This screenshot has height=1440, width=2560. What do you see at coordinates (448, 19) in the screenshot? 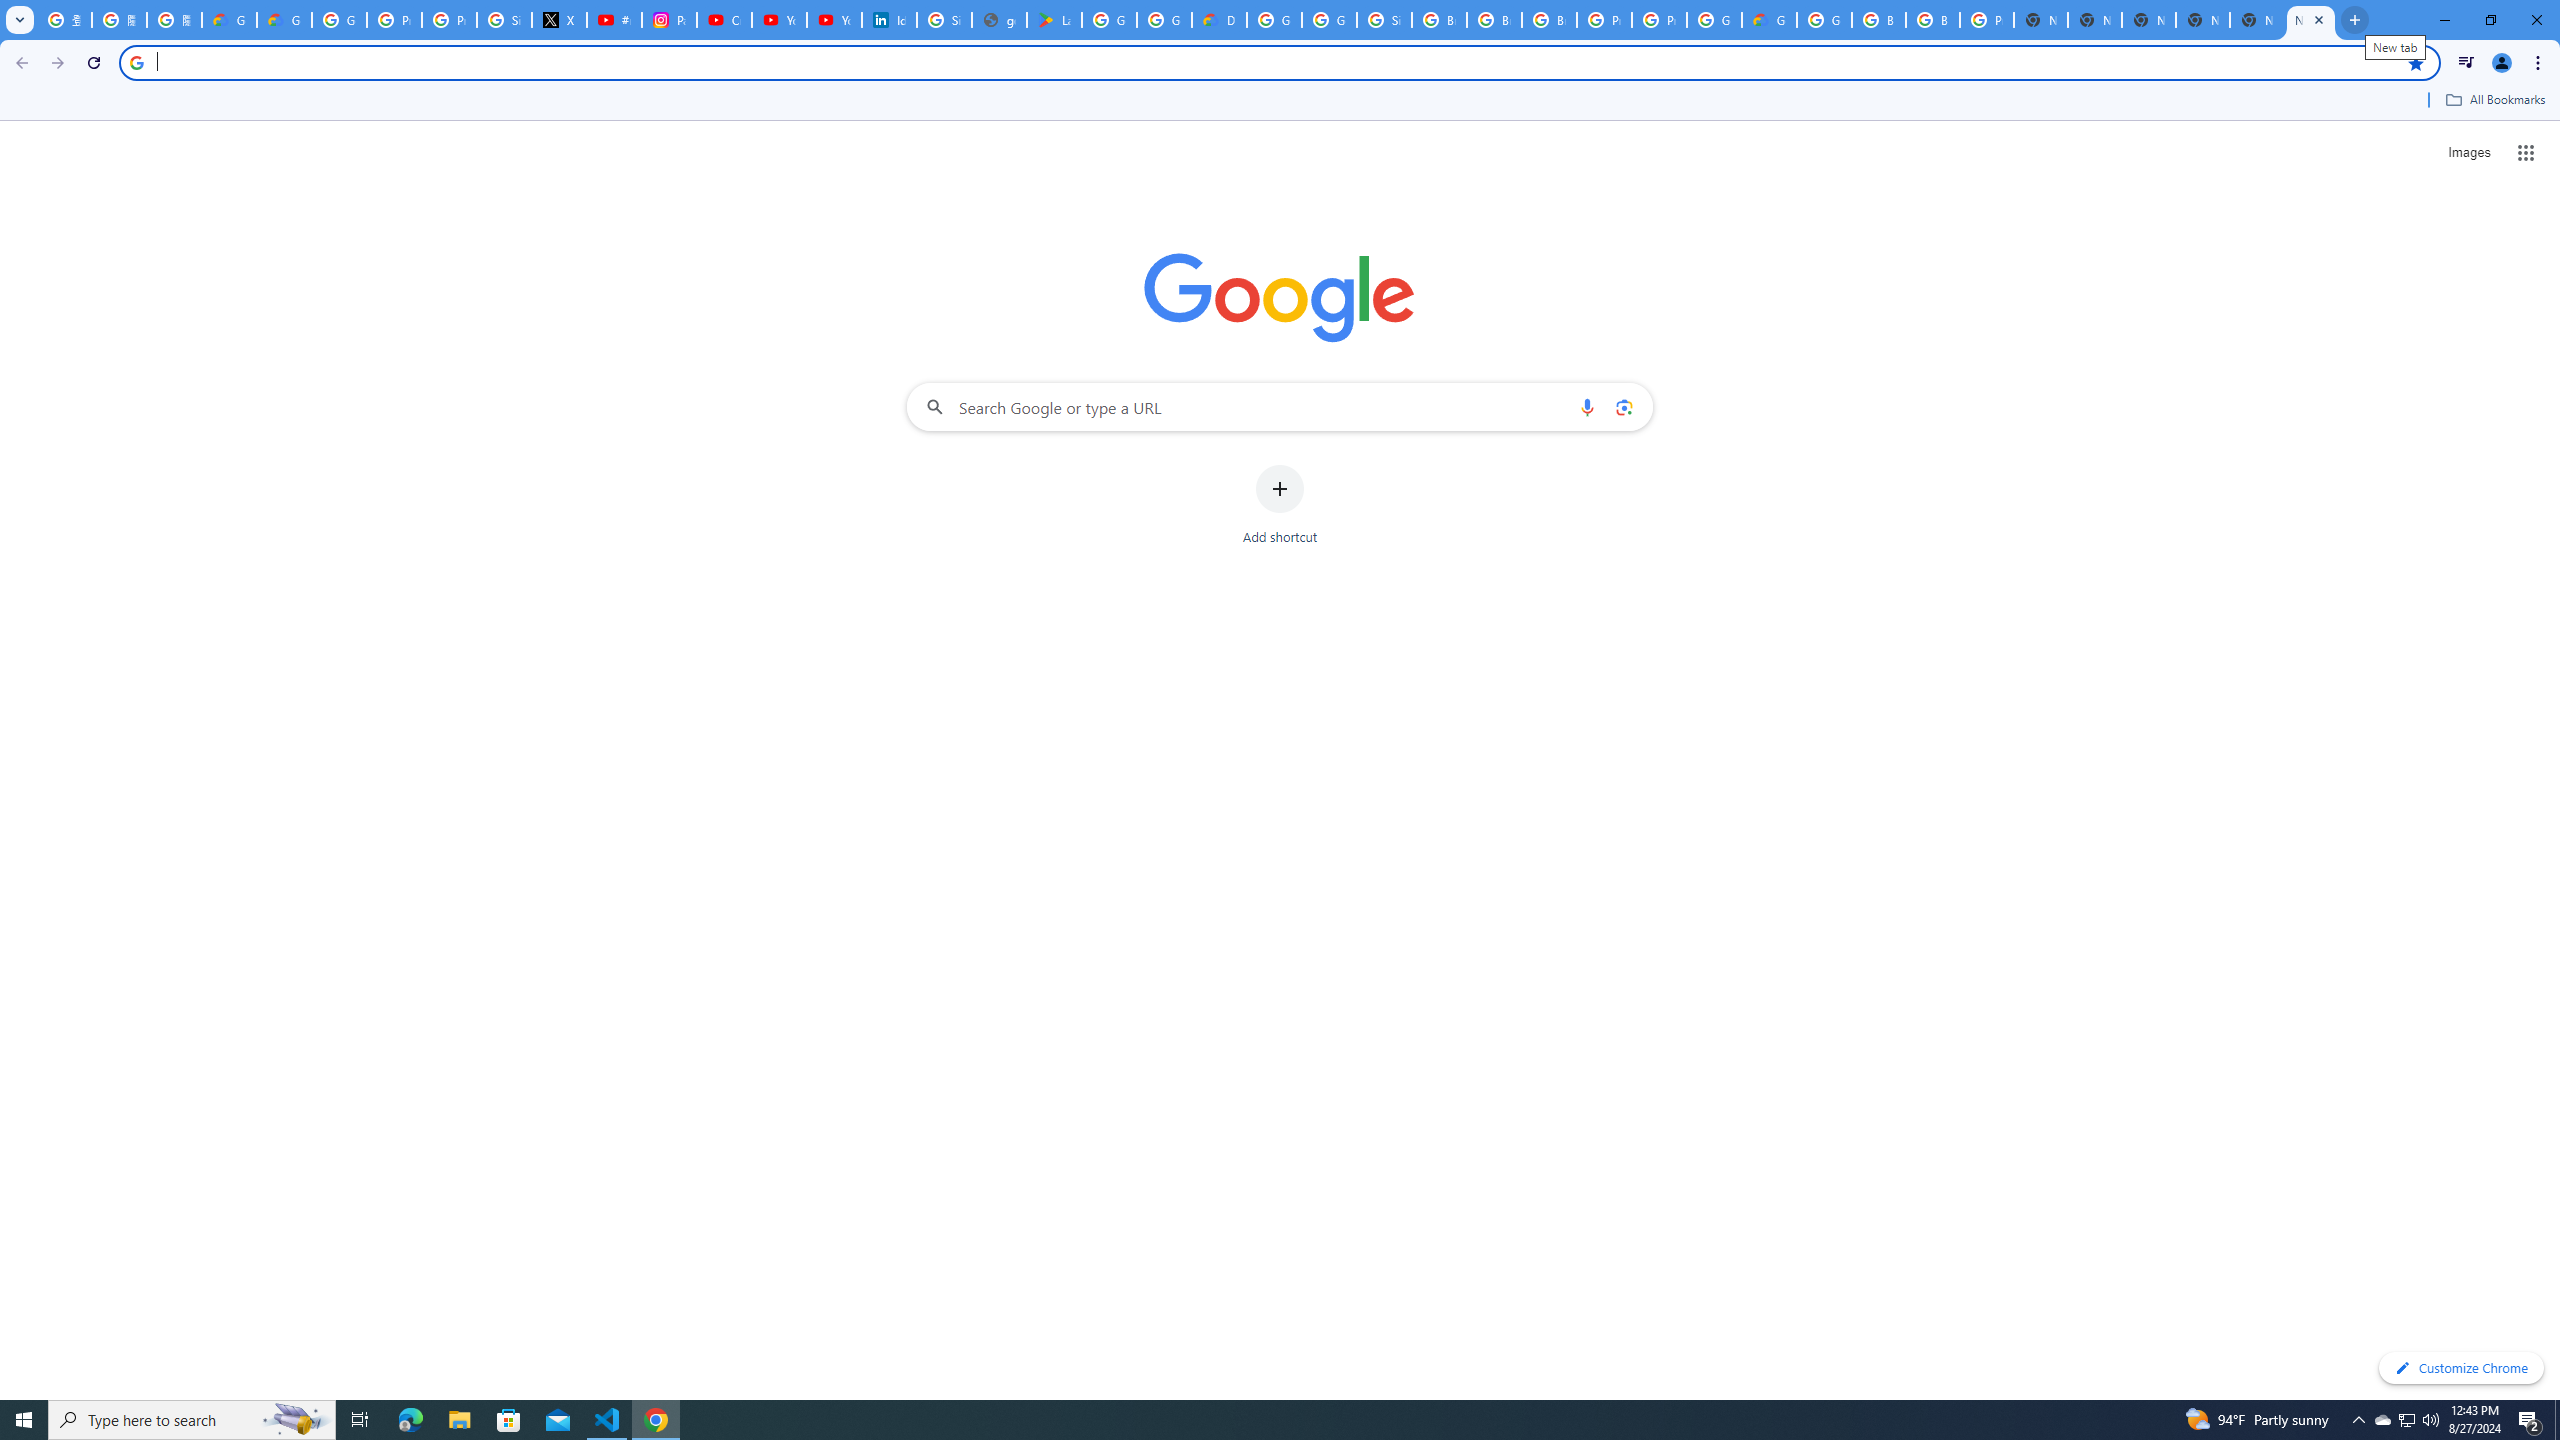
I see `'Privacy Help Center - Policies Help'` at bounding box center [448, 19].